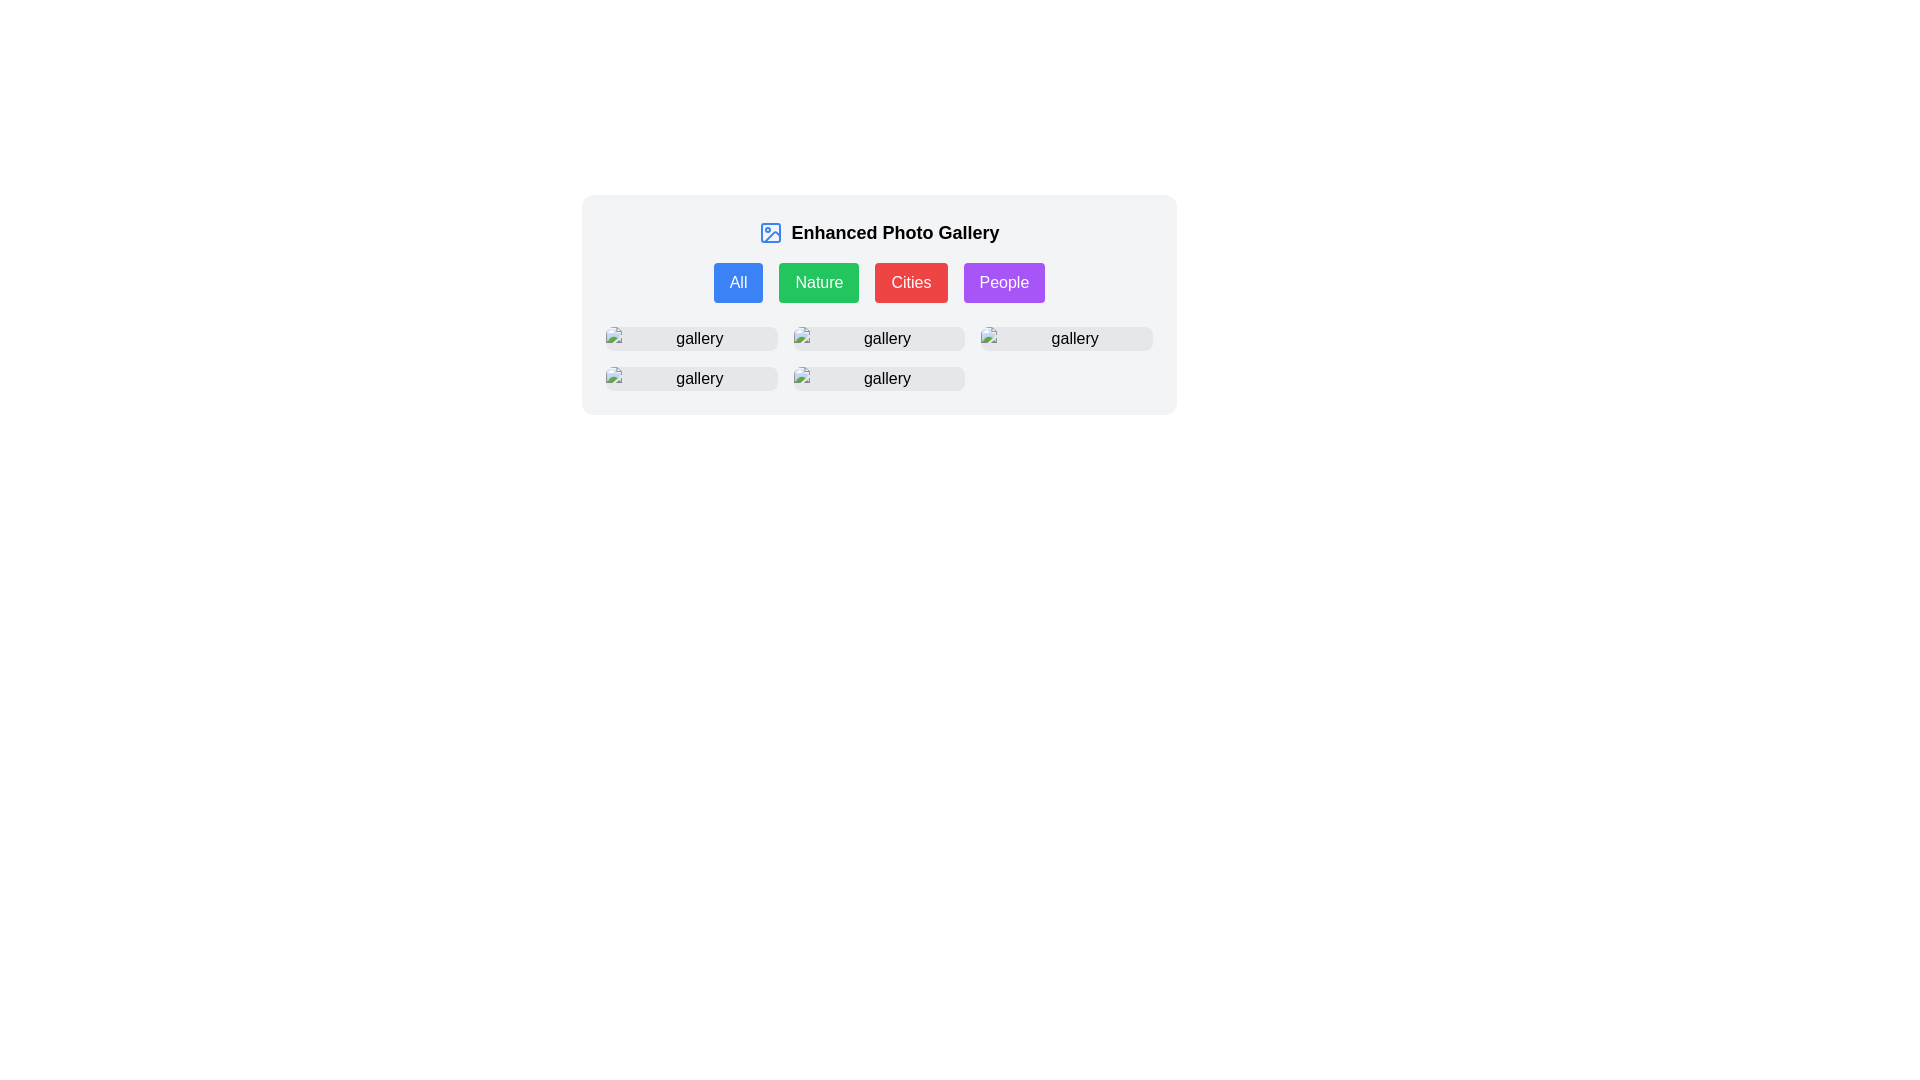 The image size is (1920, 1080). I want to click on the interactive tile labeled 'gallery' which features a placeholder image and is located in the second row, middle column of a grid layout, so click(879, 378).